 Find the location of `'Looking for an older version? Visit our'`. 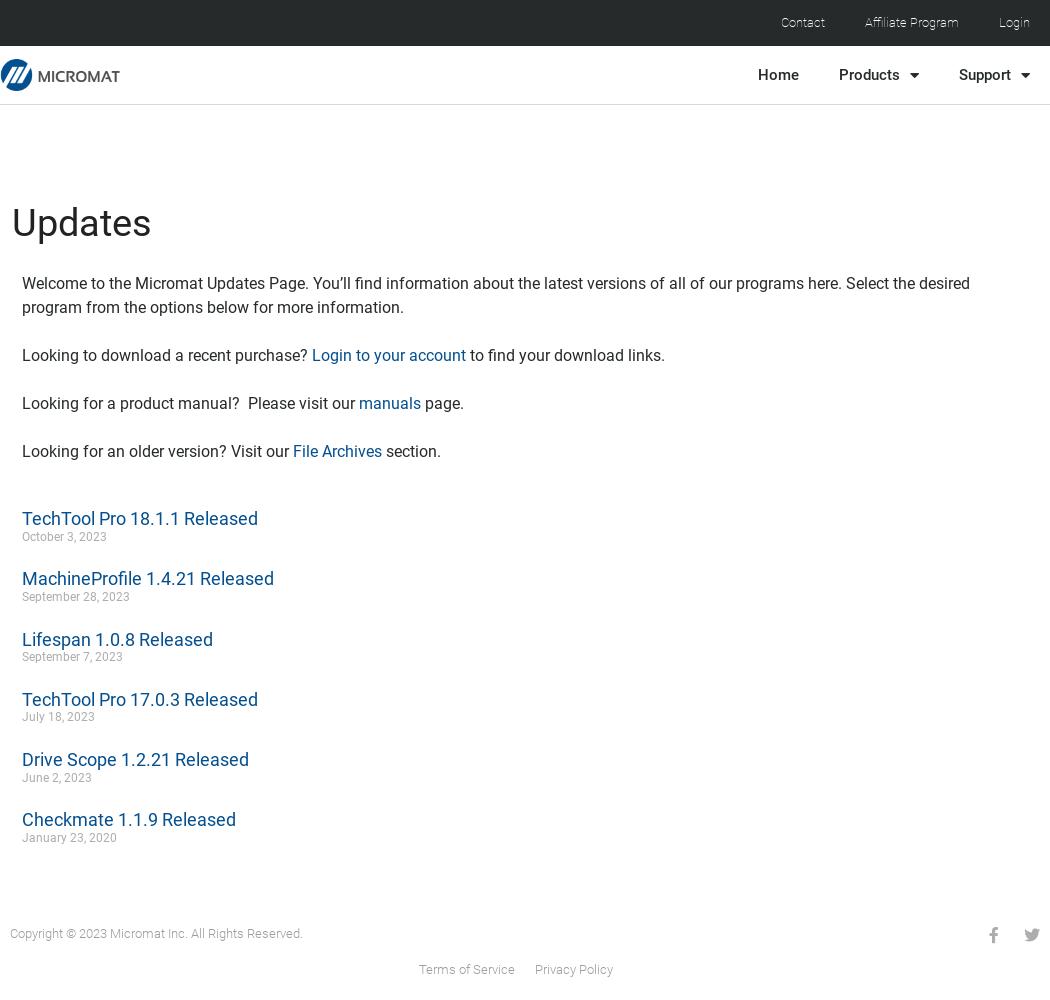

'Looking for an older version? Visit our' is located at coordinates (157, 450).